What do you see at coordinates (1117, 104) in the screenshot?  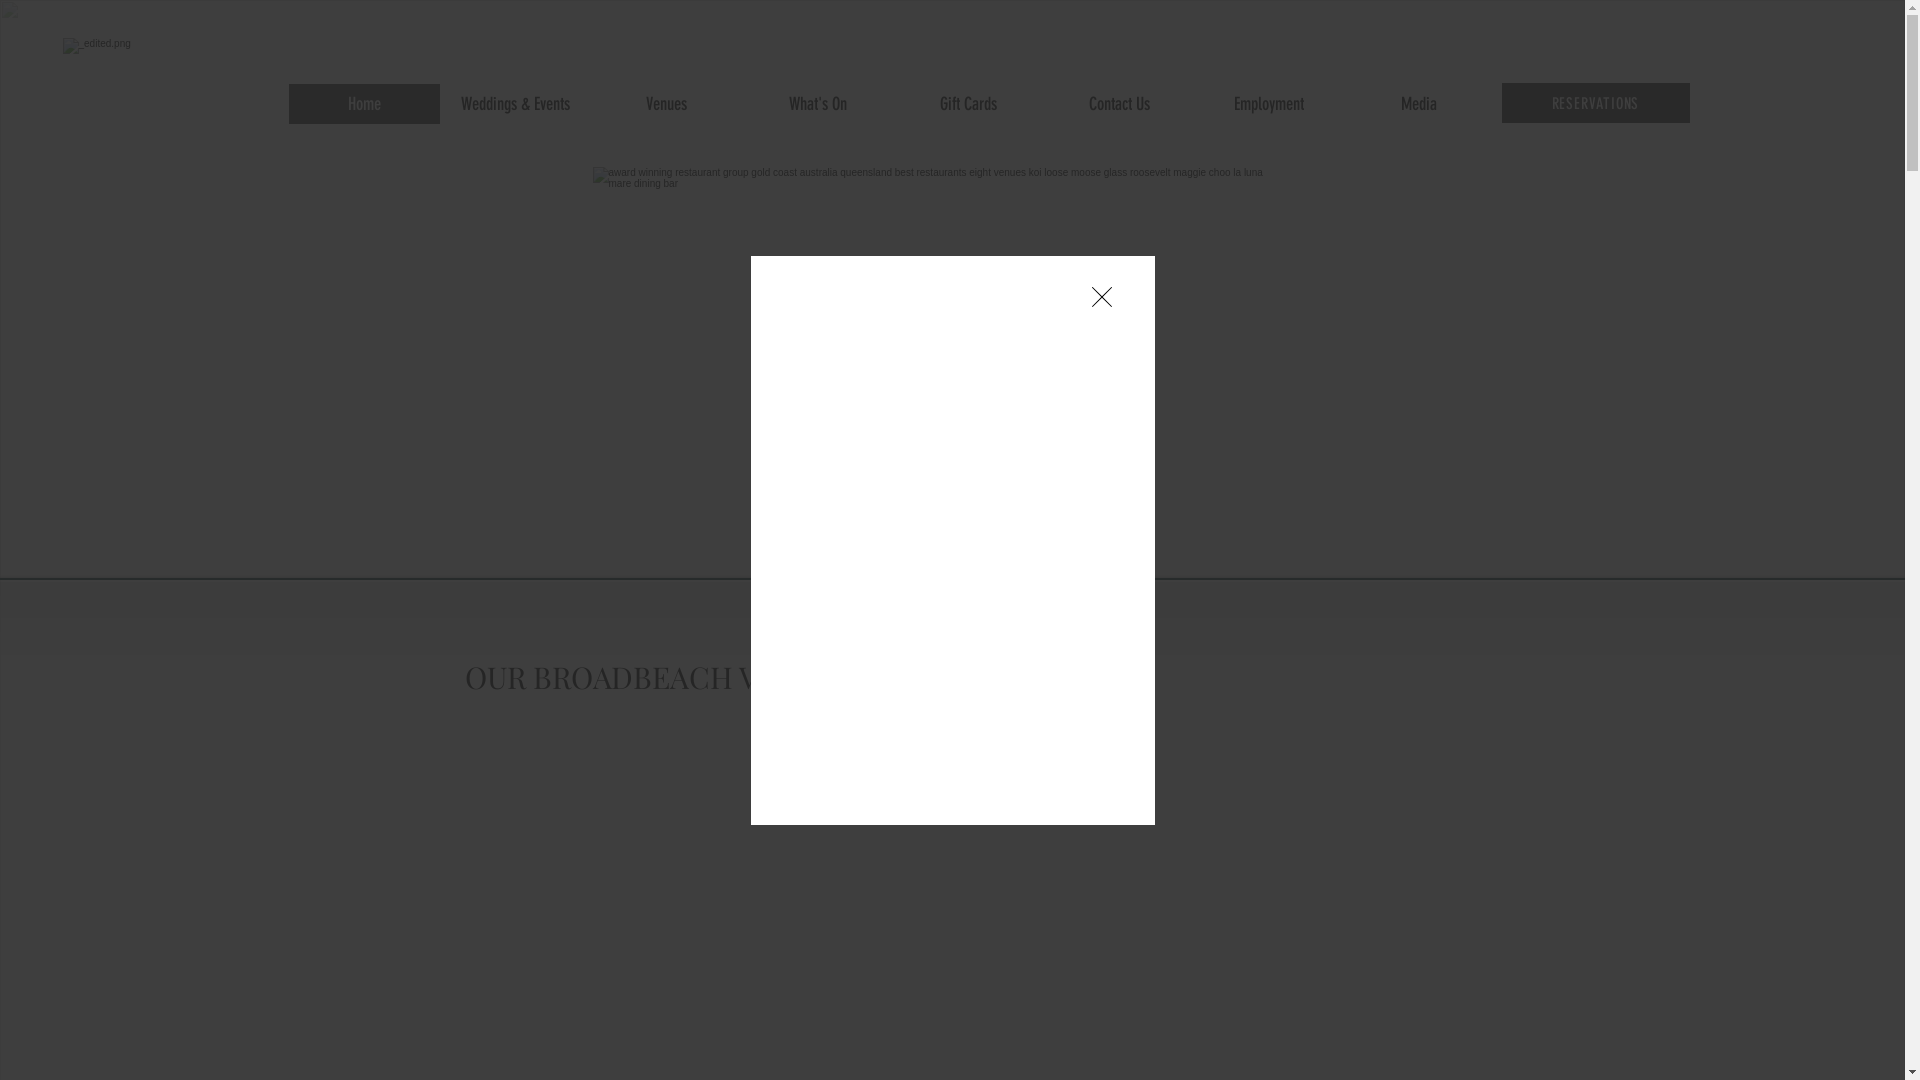 I see `'Contact Us'` at bounding box center [1117, 104].